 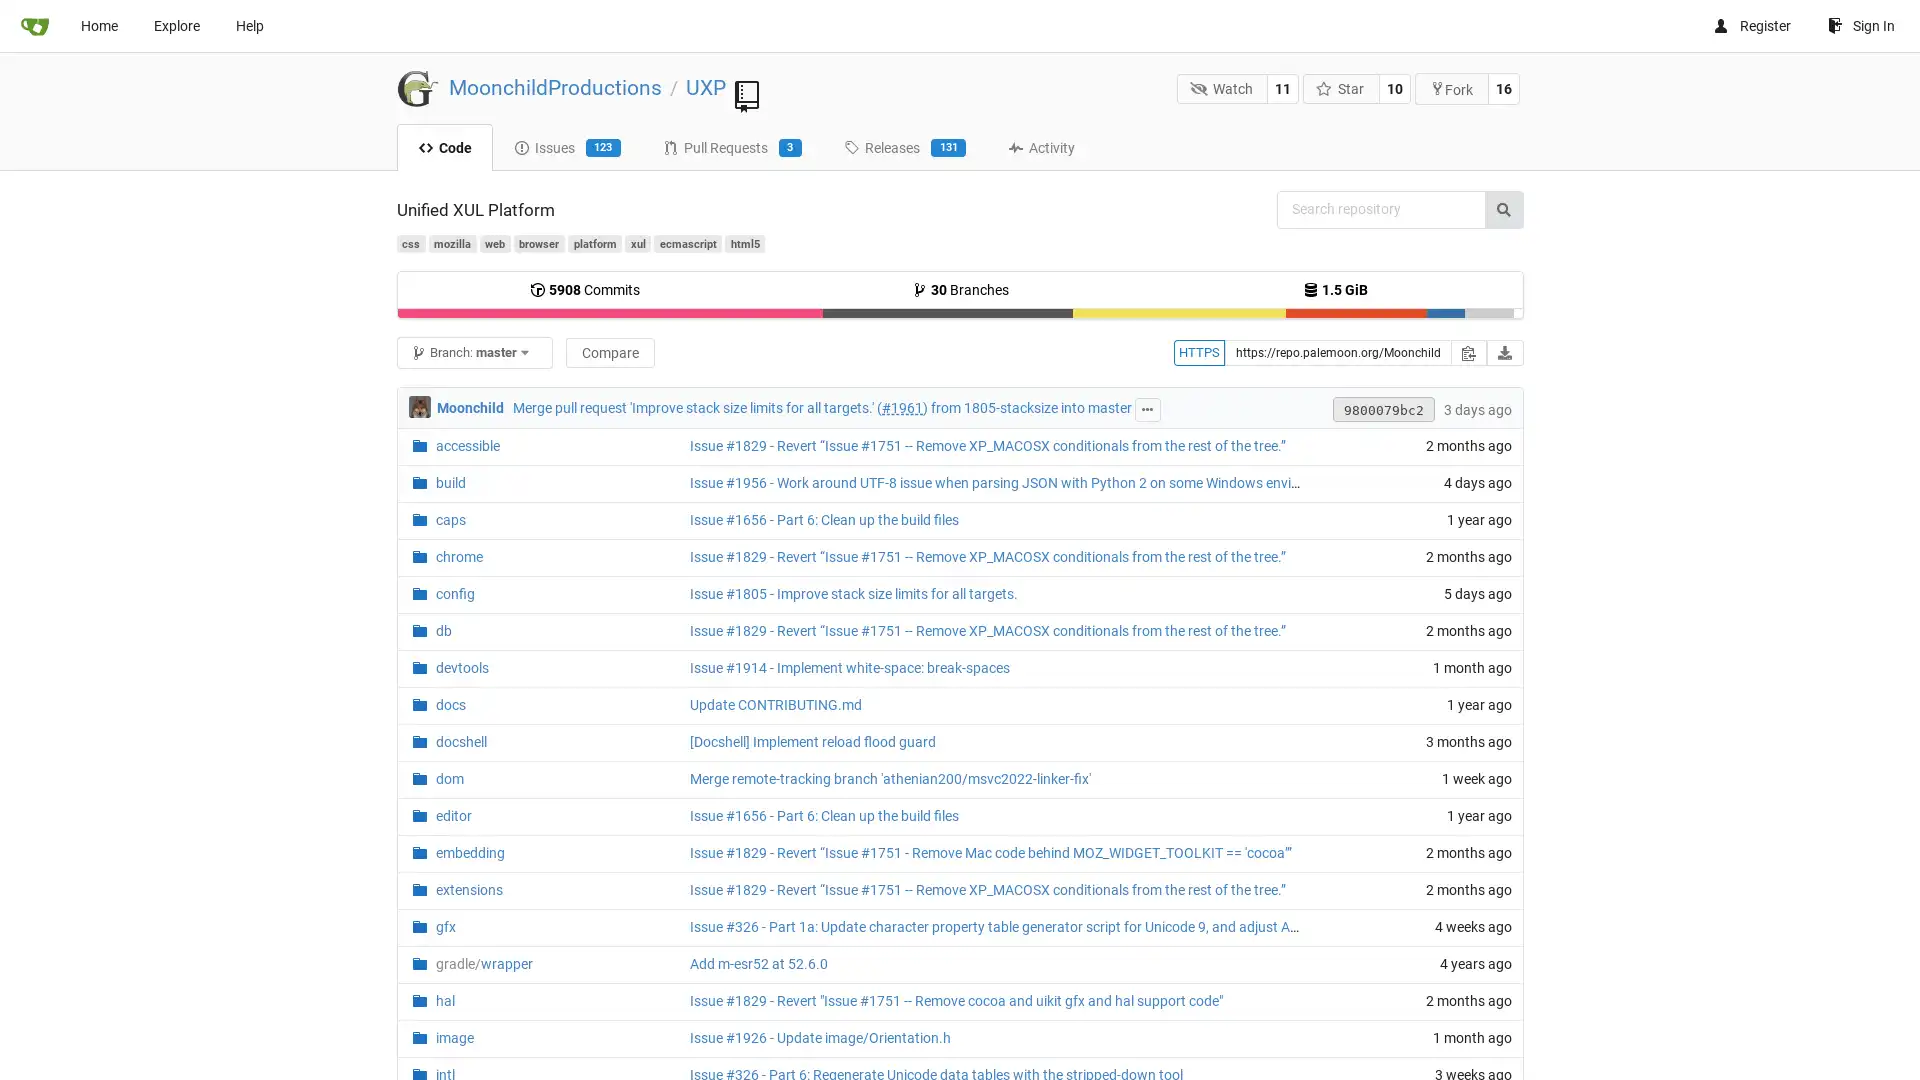 I want to click on Watch, so click(x=1221, y=87).